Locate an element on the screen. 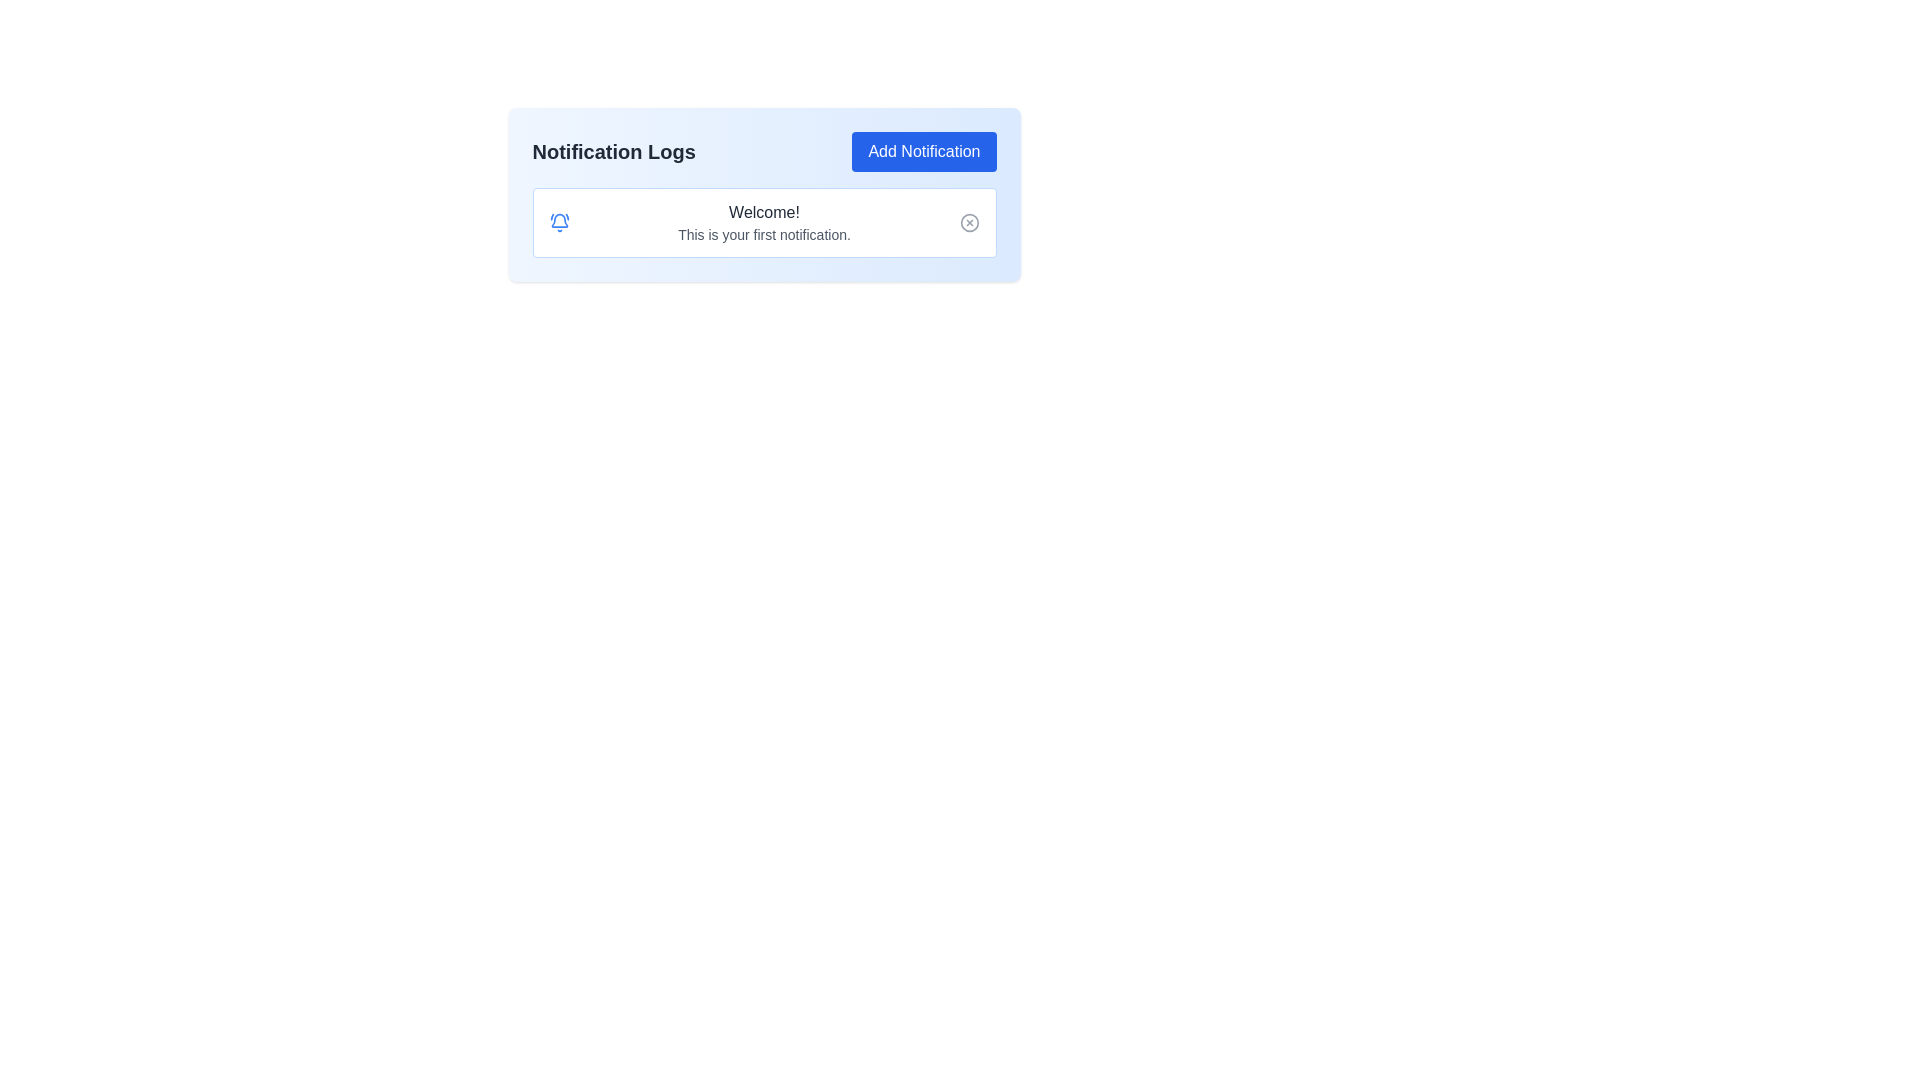 The image size is (1920, 1080). the text label displaying 'Welcome!' which is centrally aligned above the sibling text element 'This is your first notification' is located at coordinates (763, 212).